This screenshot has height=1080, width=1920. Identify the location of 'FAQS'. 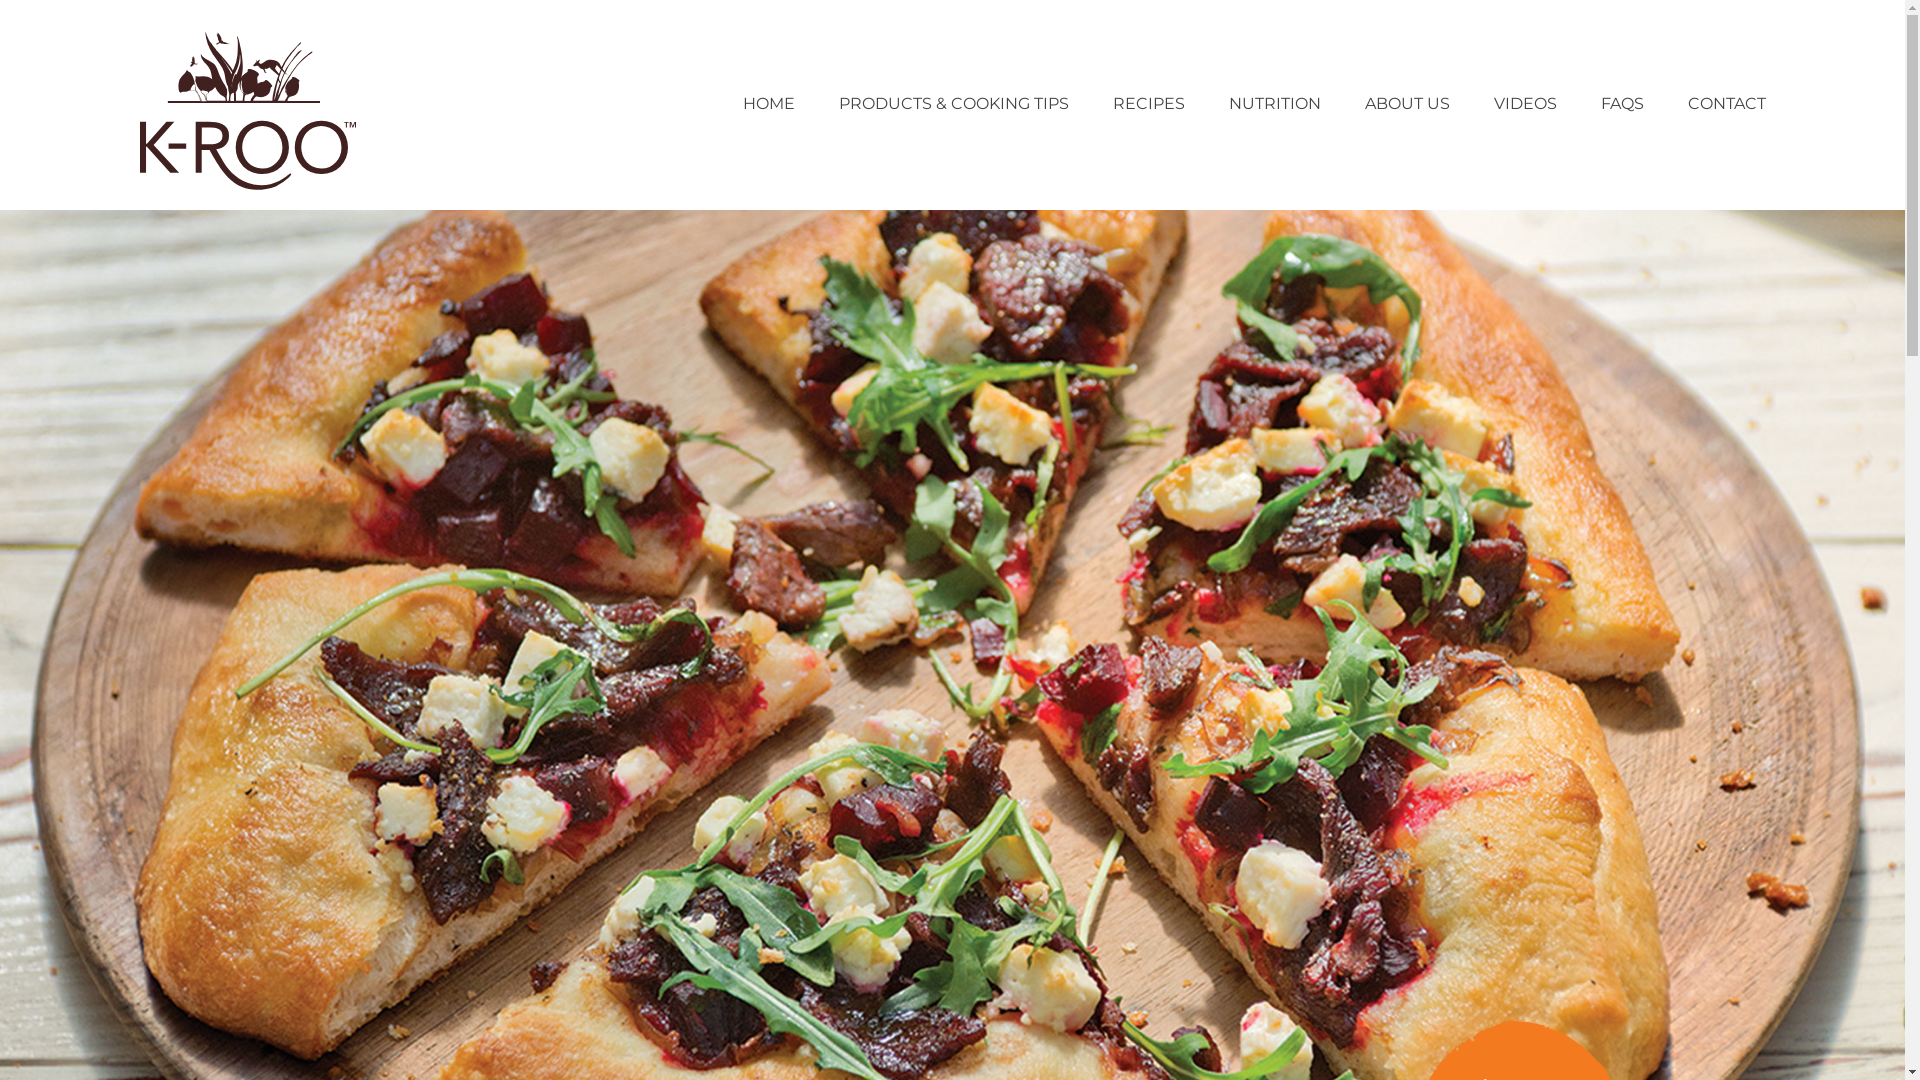
(1621, 103).